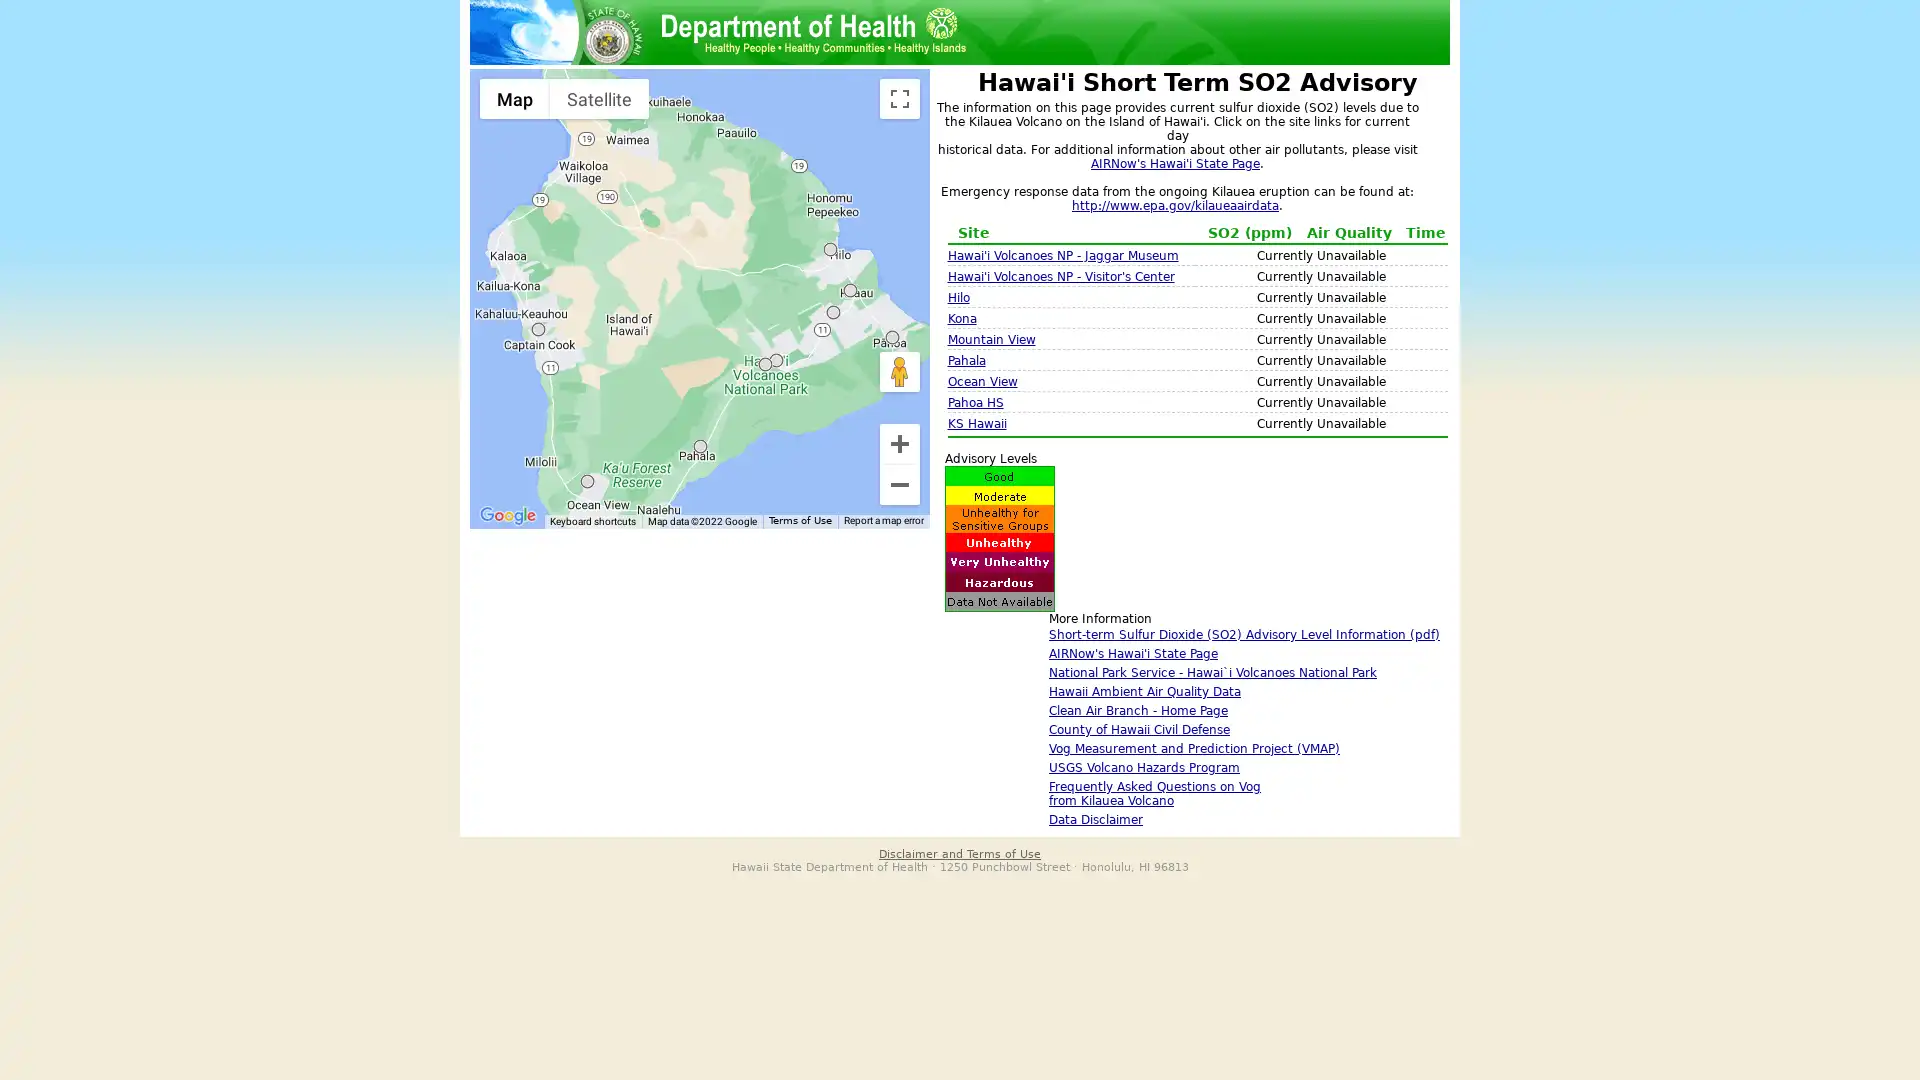  I want to click on KS Hawaii: No Data, so click(850, 290).